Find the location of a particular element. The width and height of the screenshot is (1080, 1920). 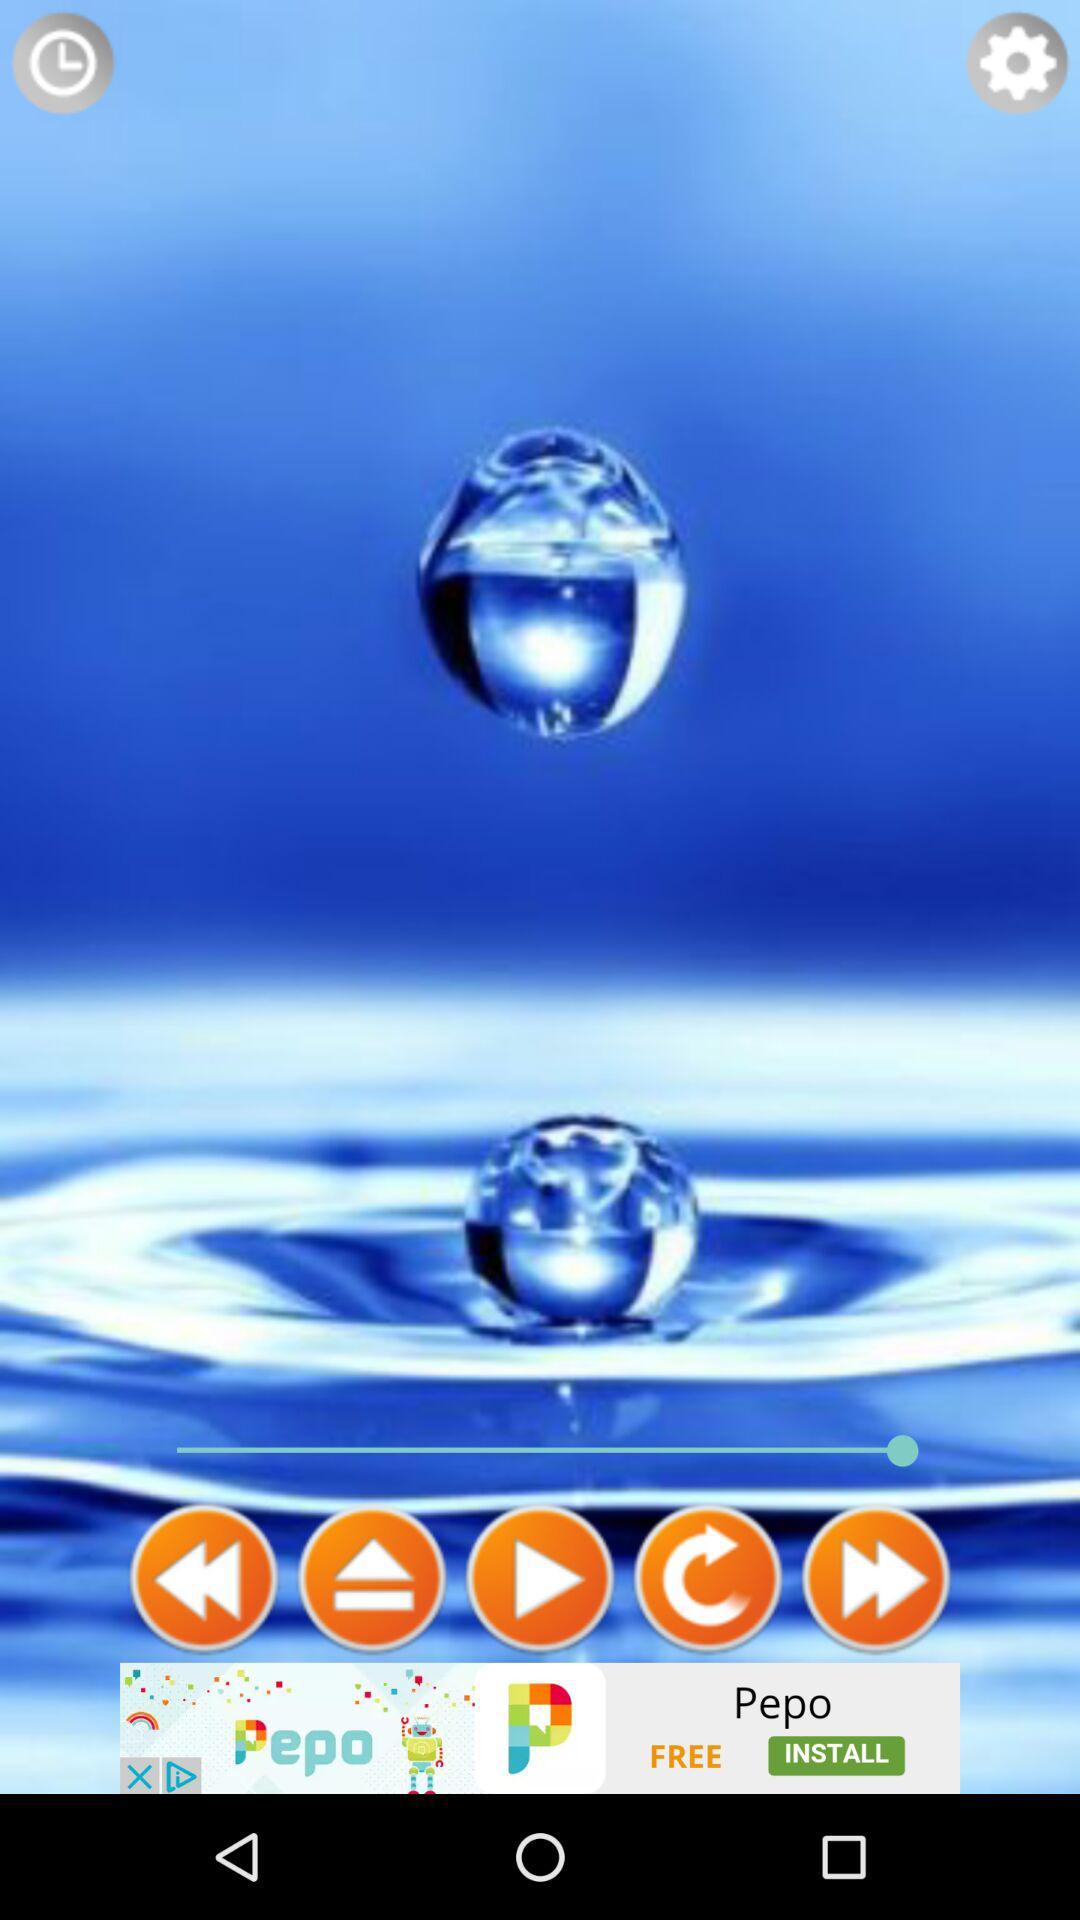

pack page is located at coordinates (204, 1577).